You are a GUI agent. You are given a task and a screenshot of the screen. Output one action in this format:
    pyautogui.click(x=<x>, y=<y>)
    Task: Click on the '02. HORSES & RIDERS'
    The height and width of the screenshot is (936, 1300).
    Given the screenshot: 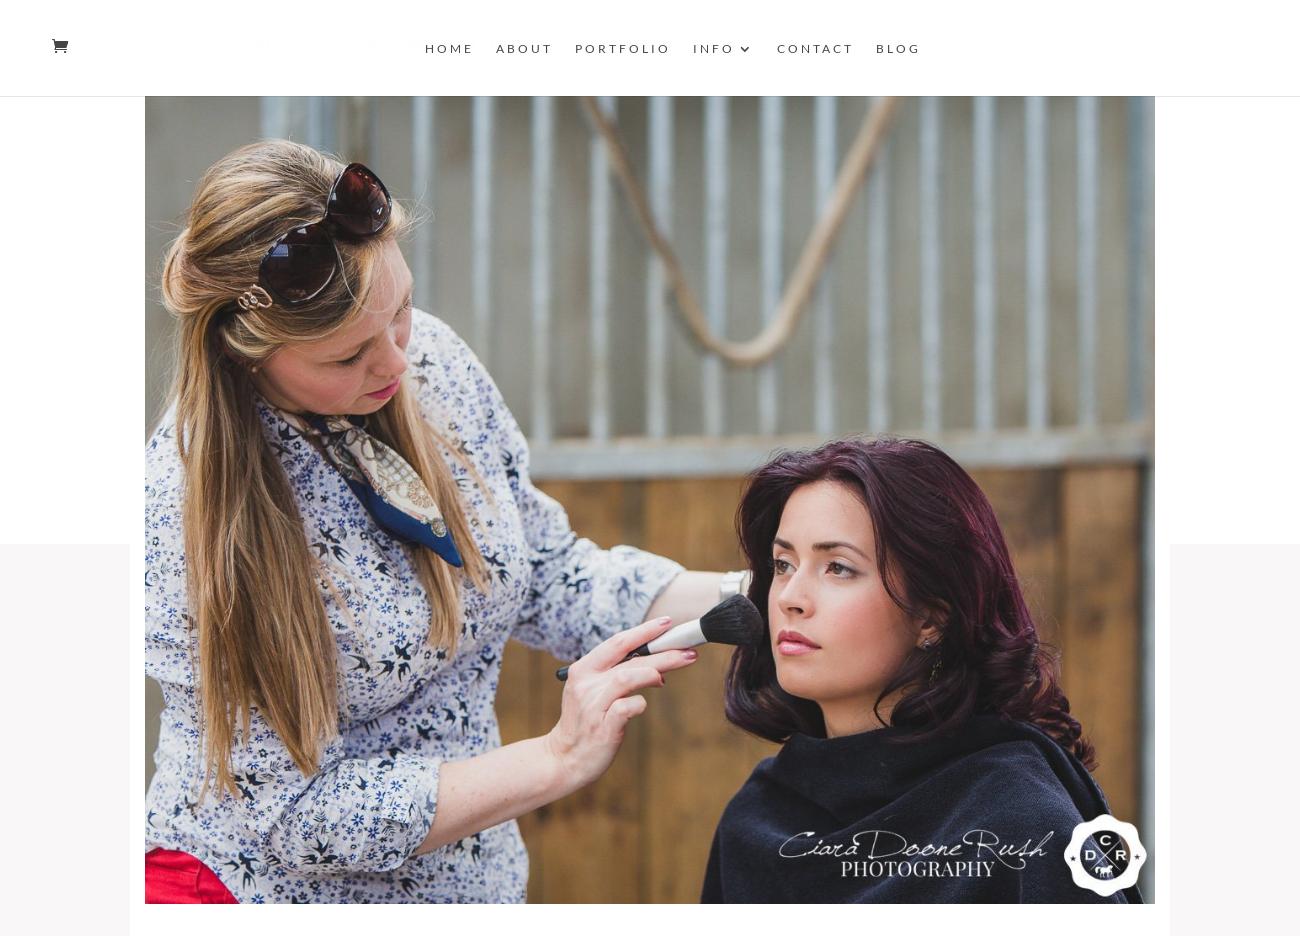 What is the action you would take?
    pyautogui.click(x=455, y=44)
    